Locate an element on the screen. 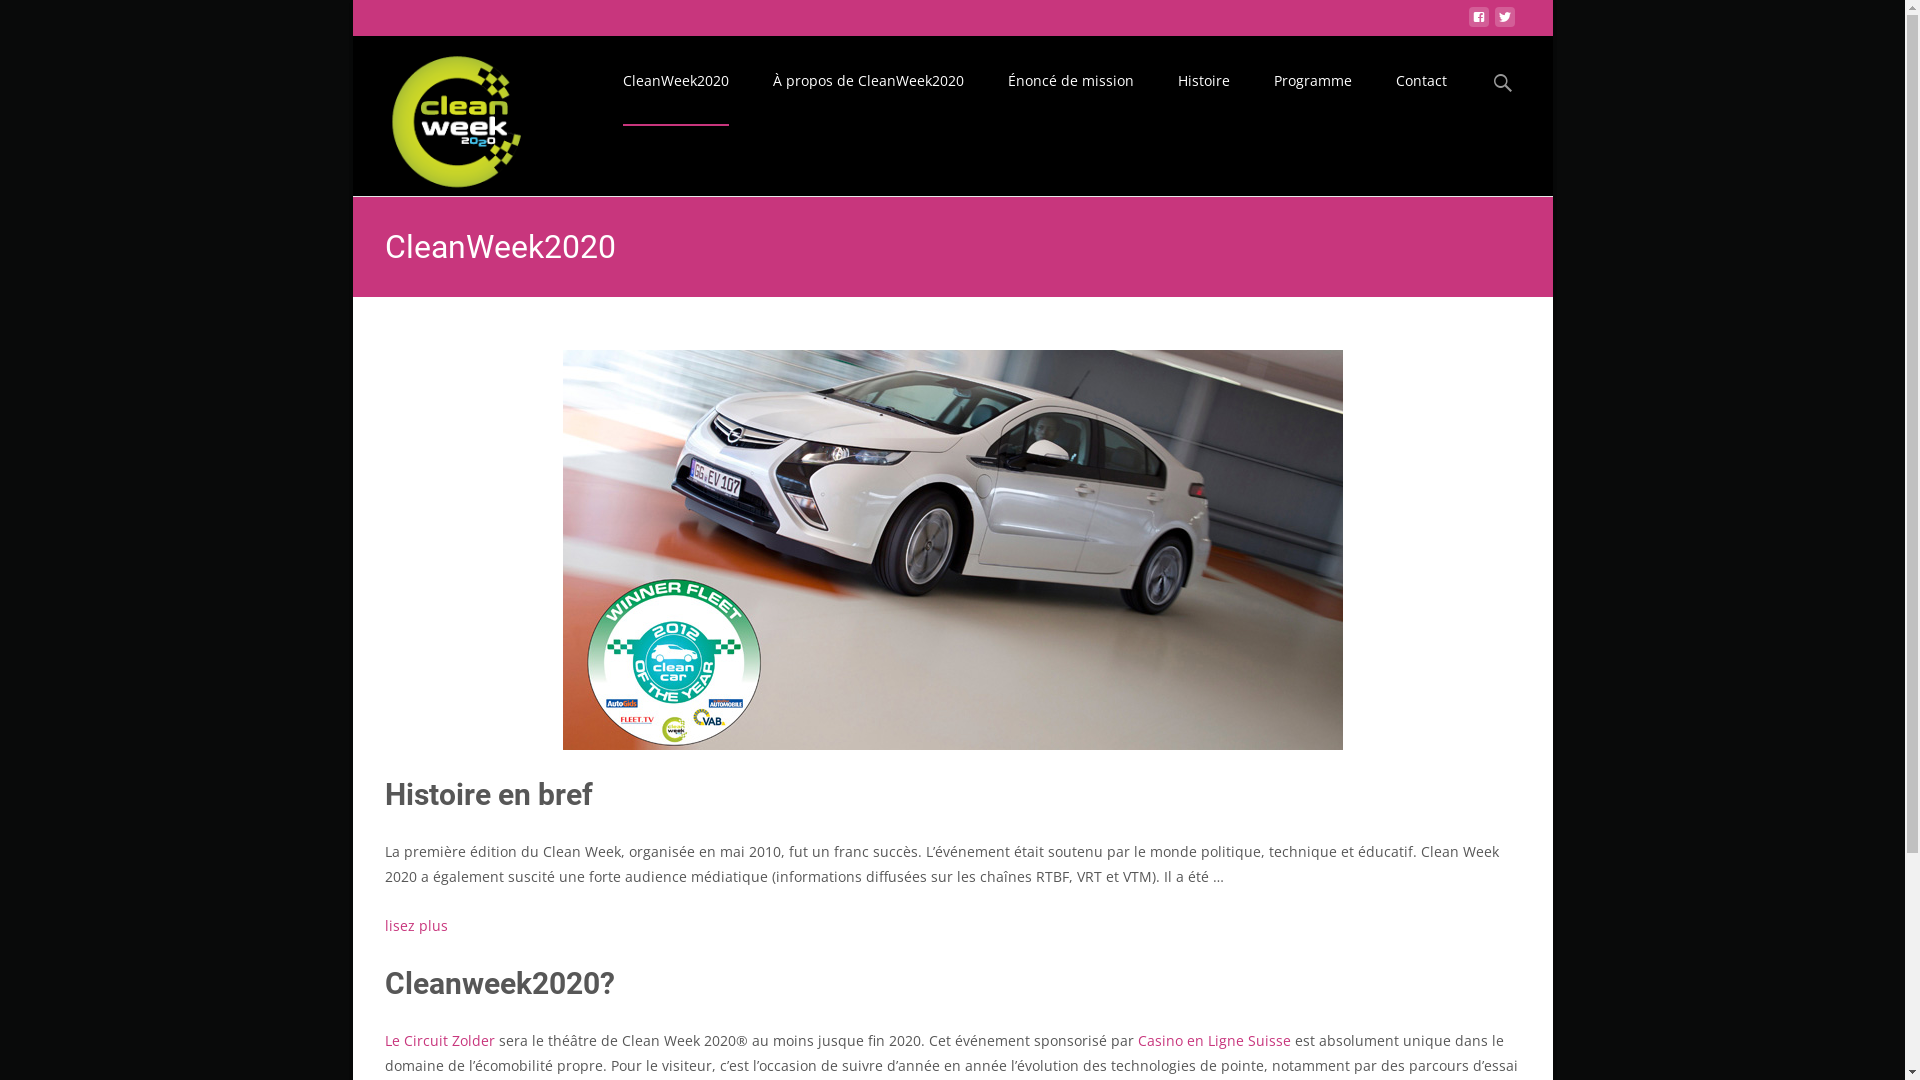  'twitter' is located at coordinates (1503, 22).